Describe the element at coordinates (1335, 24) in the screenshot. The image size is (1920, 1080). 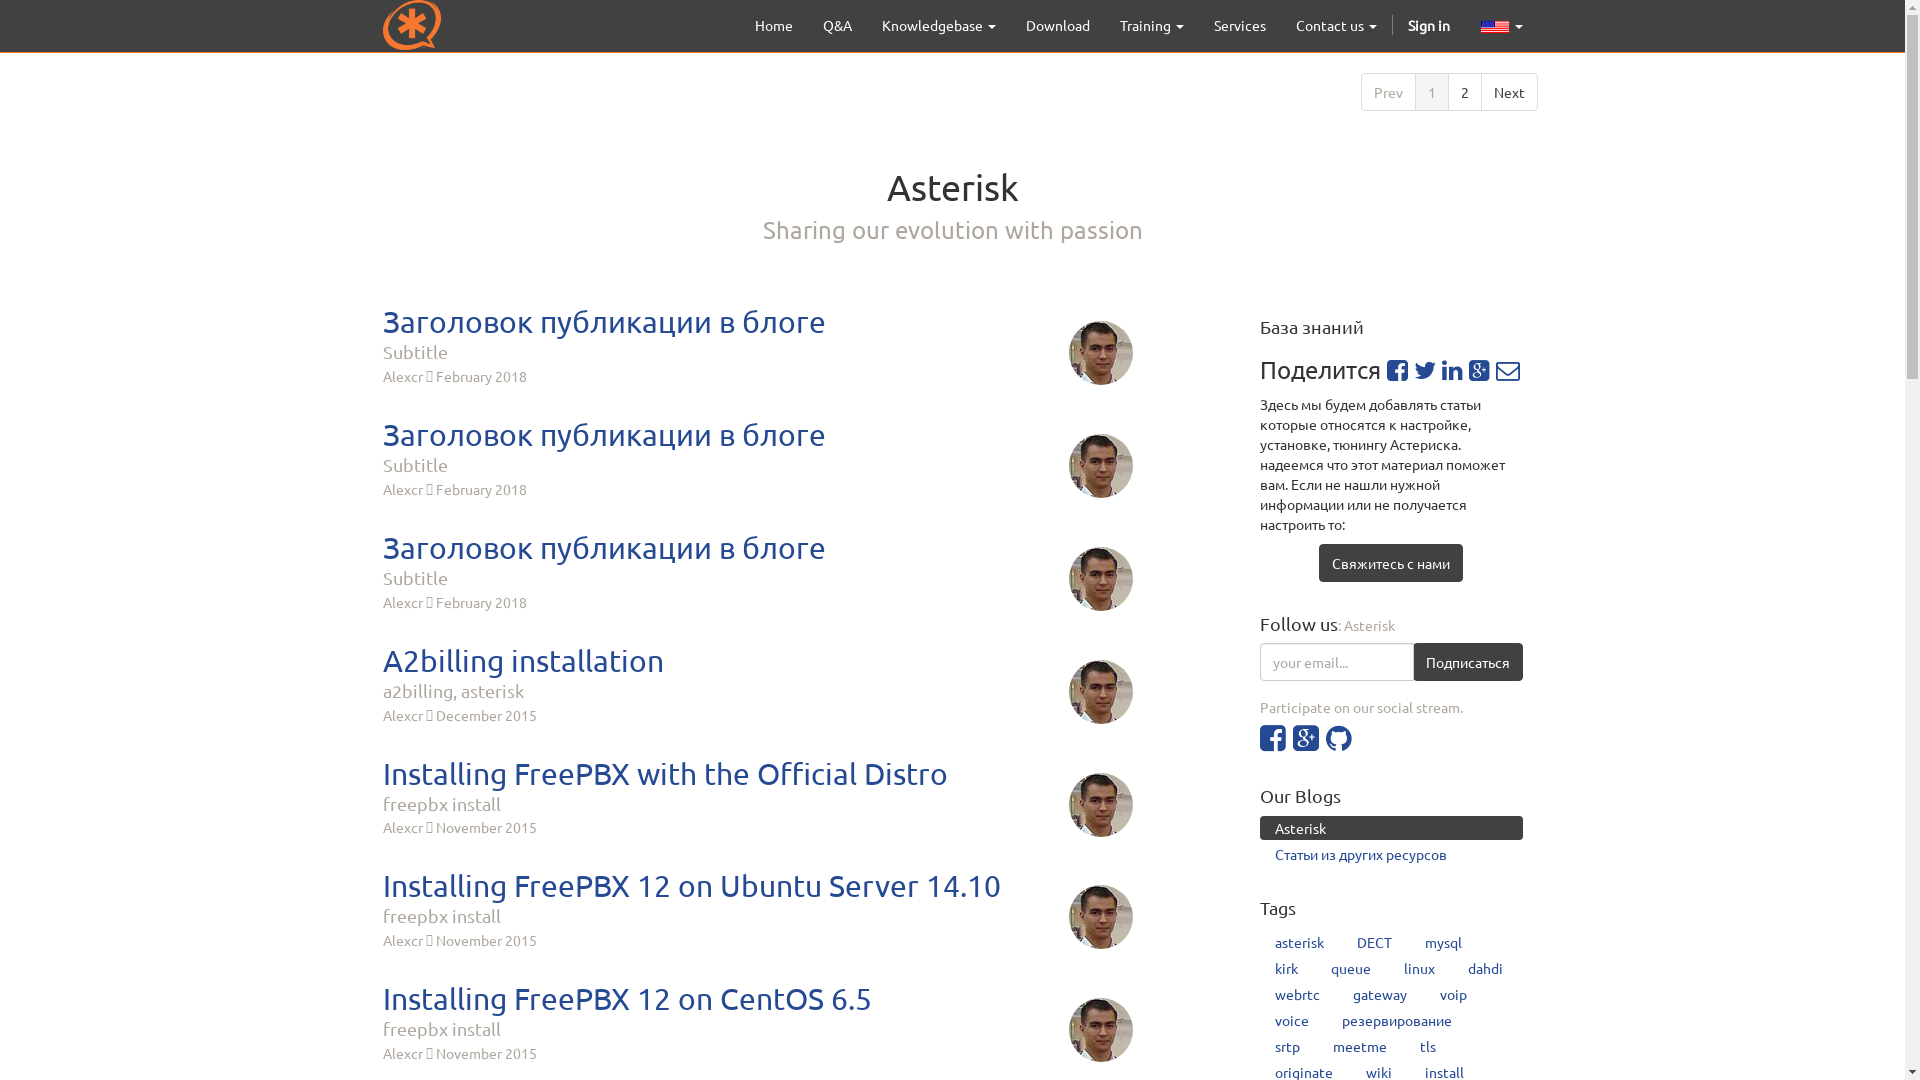
I see `'Contact us'` at that location.